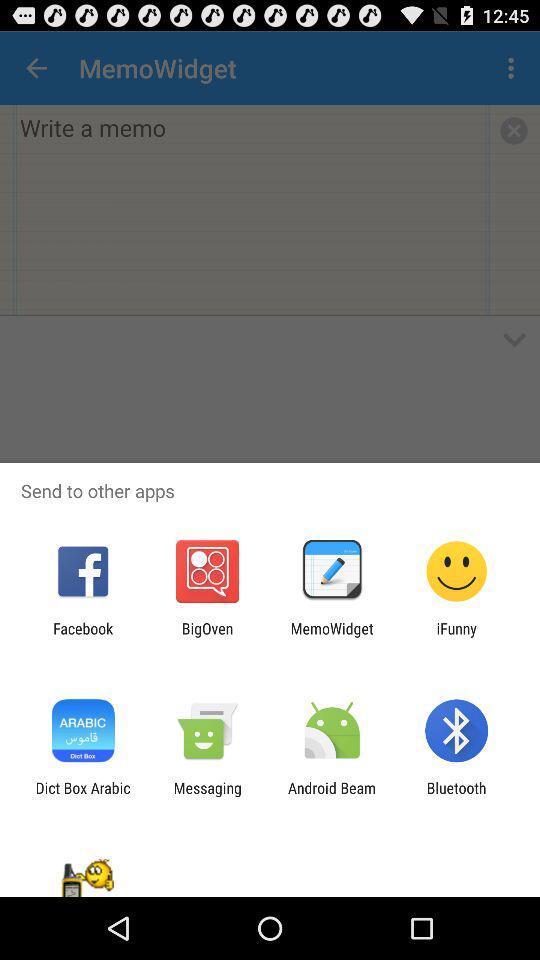 The width and height of the screenshot is (540, 960). I want to click on the item next to the android beam icon, so click(206, 796).